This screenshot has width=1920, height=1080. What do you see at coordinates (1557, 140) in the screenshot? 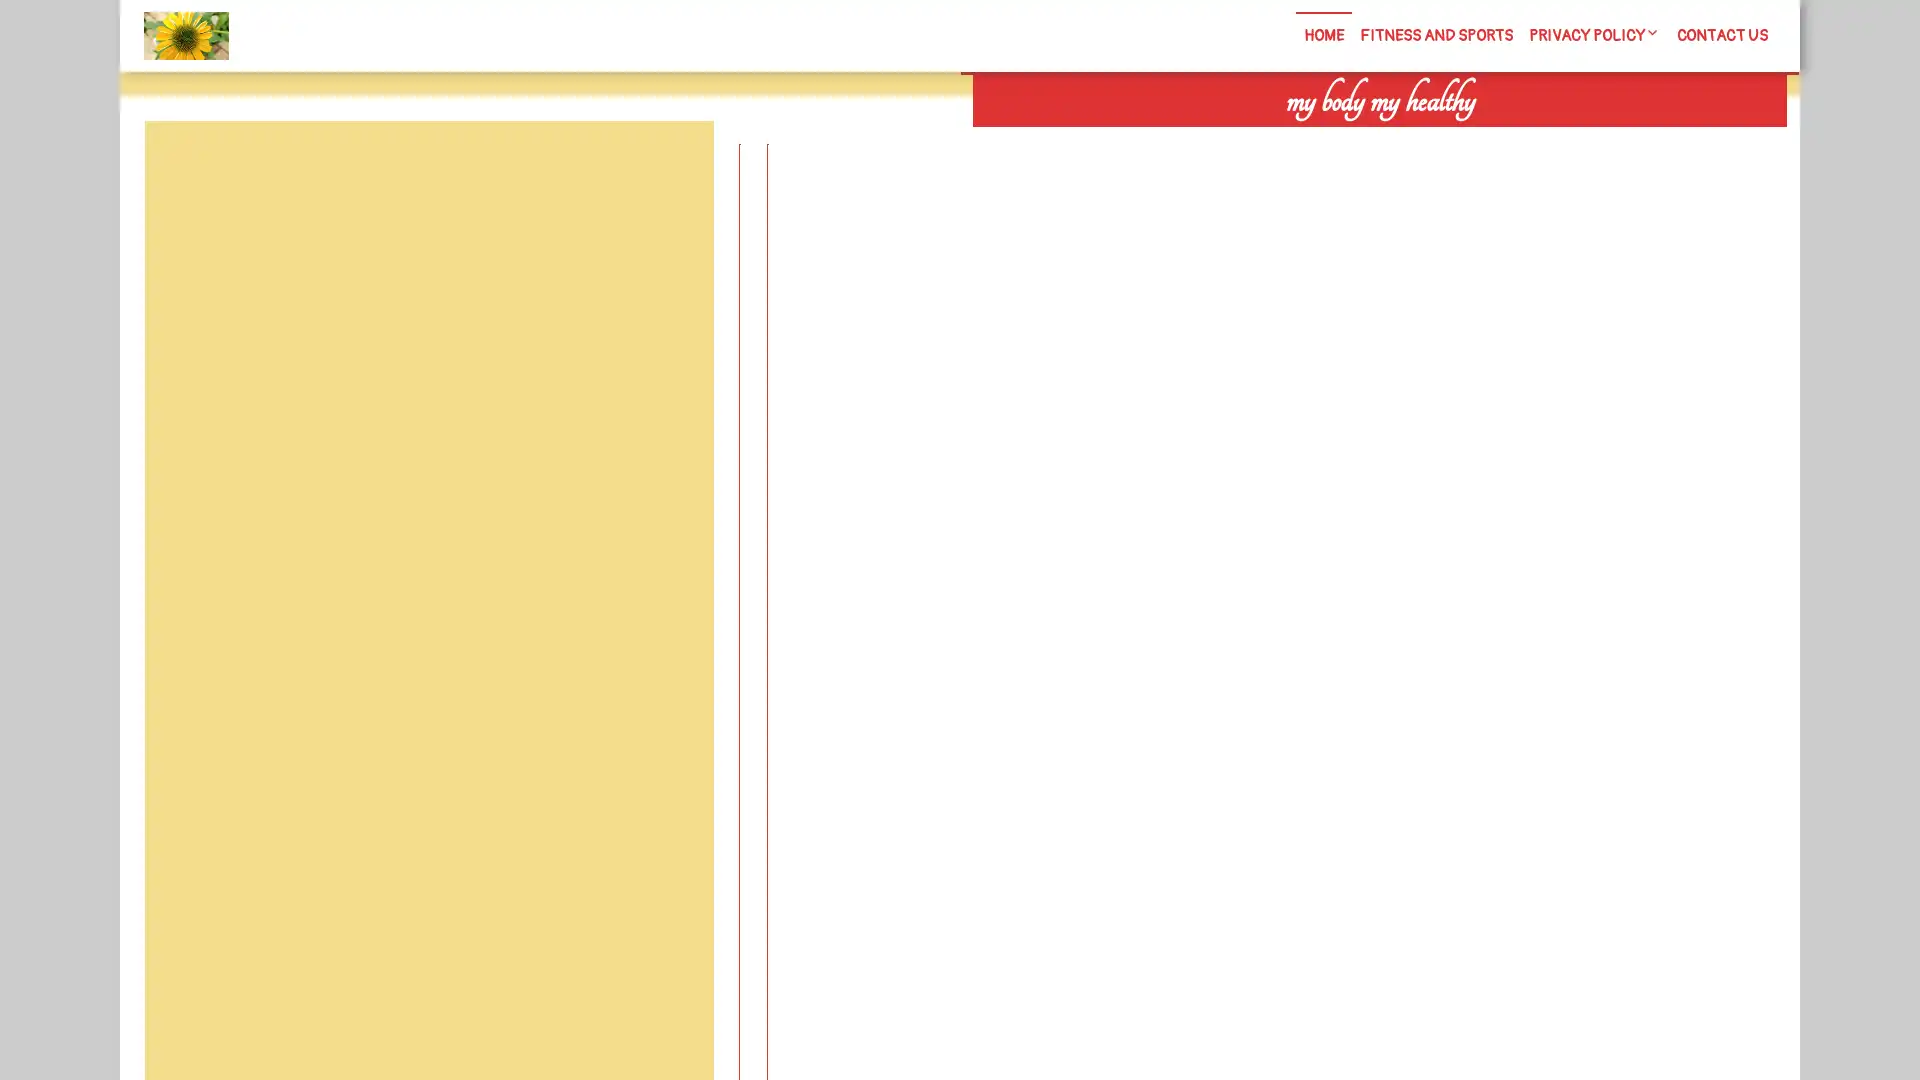
I see `Search` at bounding box center [1557, 140].